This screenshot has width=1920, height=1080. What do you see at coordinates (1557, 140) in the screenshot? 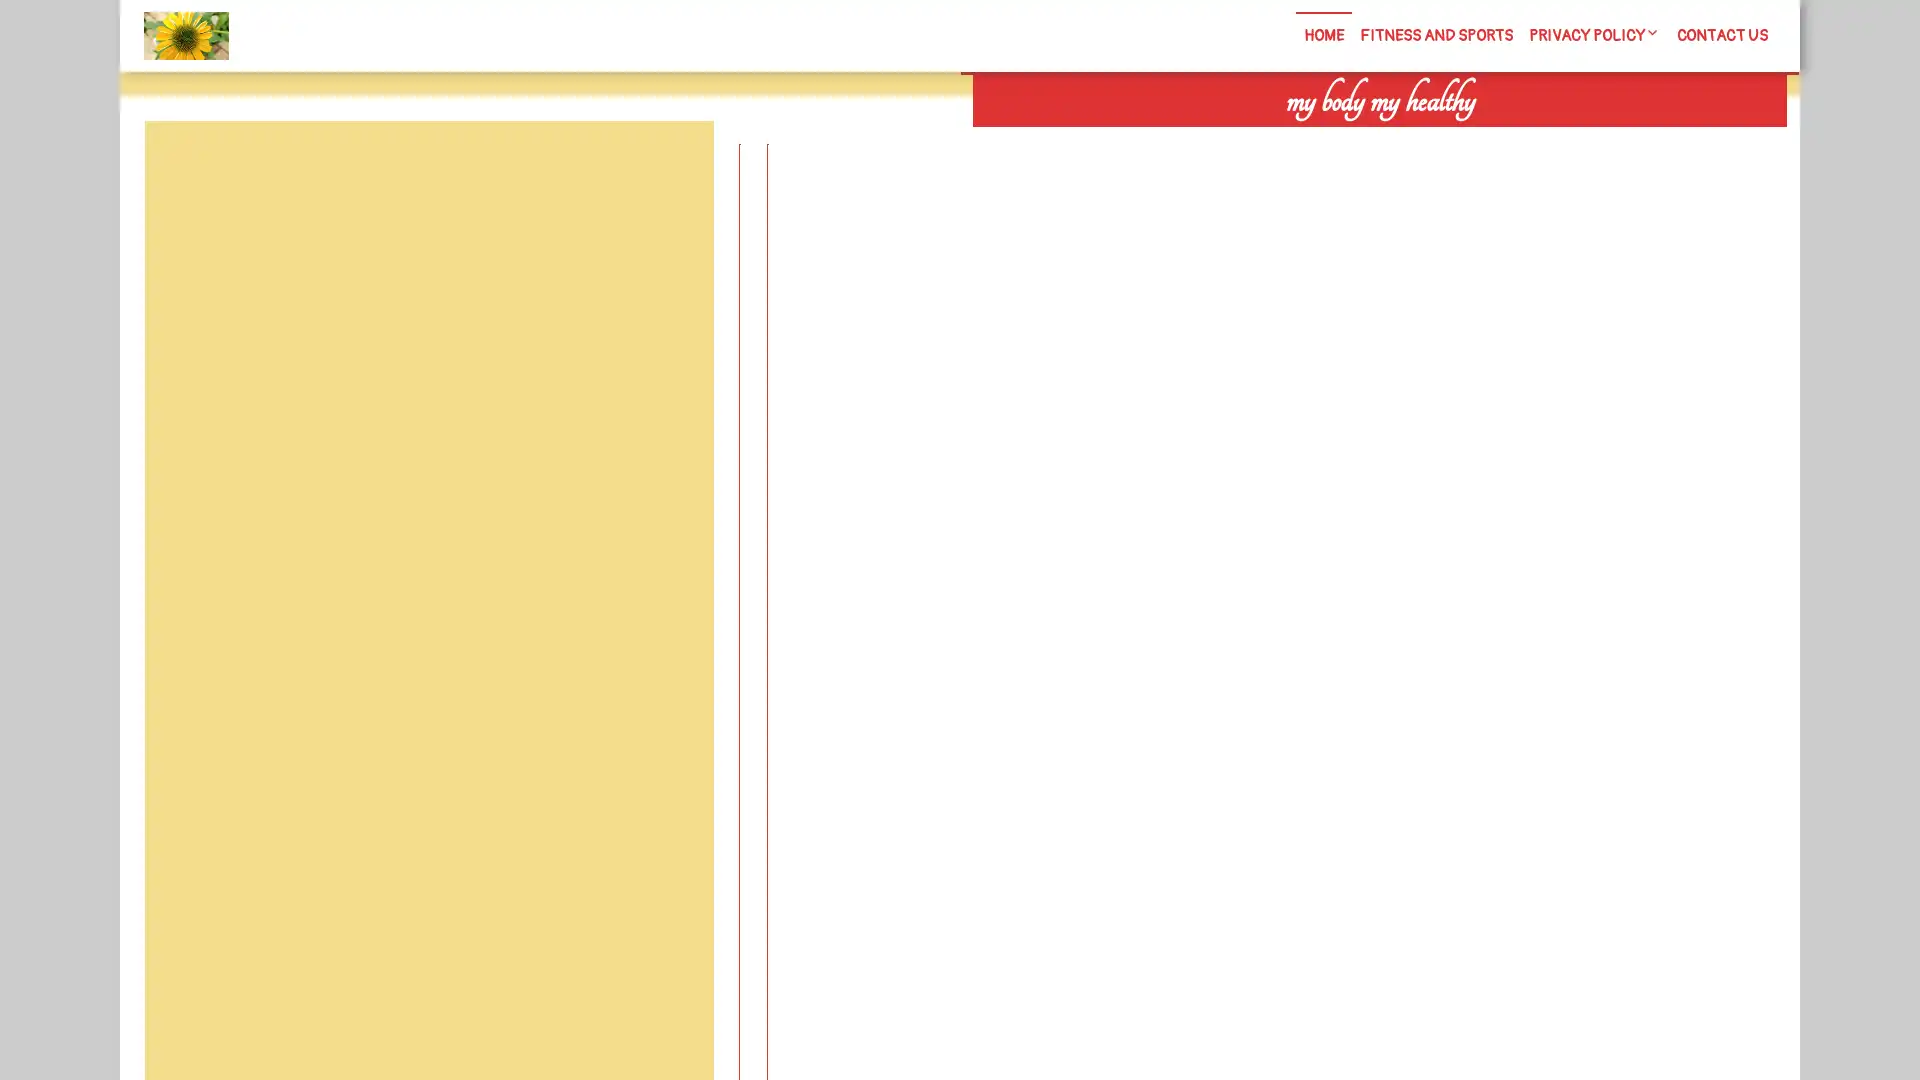
I see `Search` at bounding box center [1557, 140].